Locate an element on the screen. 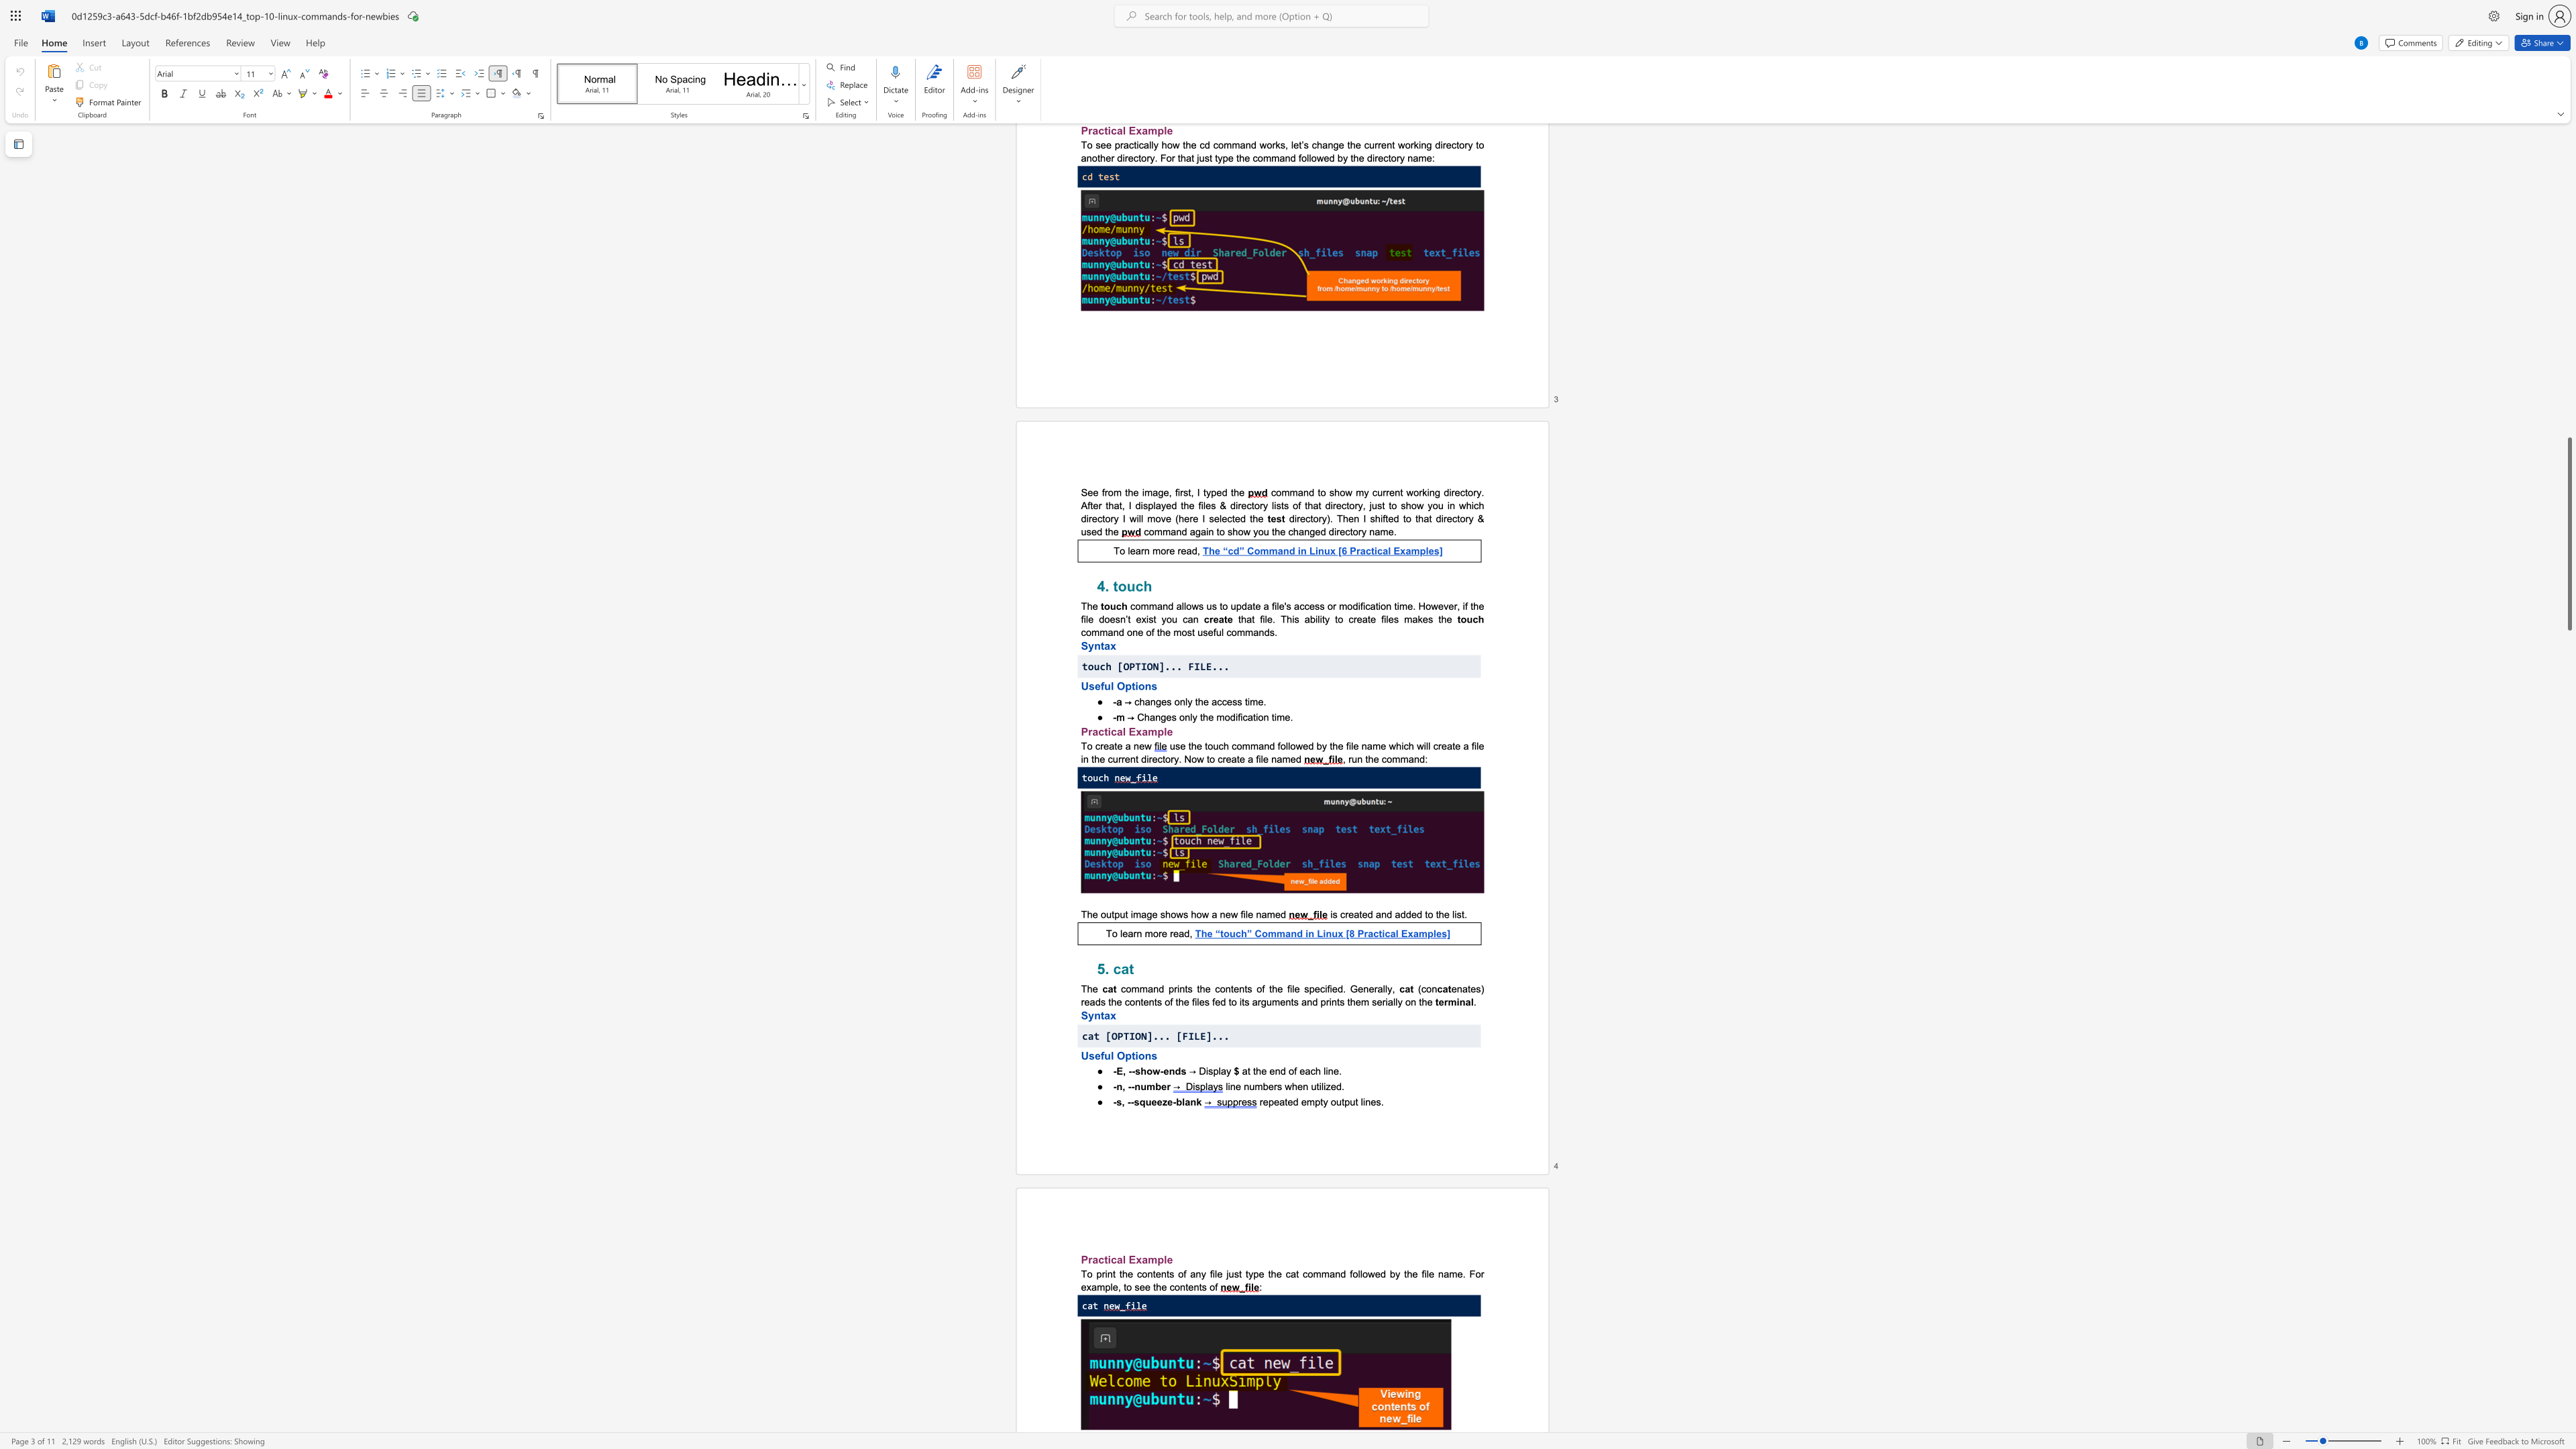 The width and height of the screenshot is (2576, 1449). the subset text "t line" within the text "repeated empty output lines." is located at coordinates (1354, 1100).